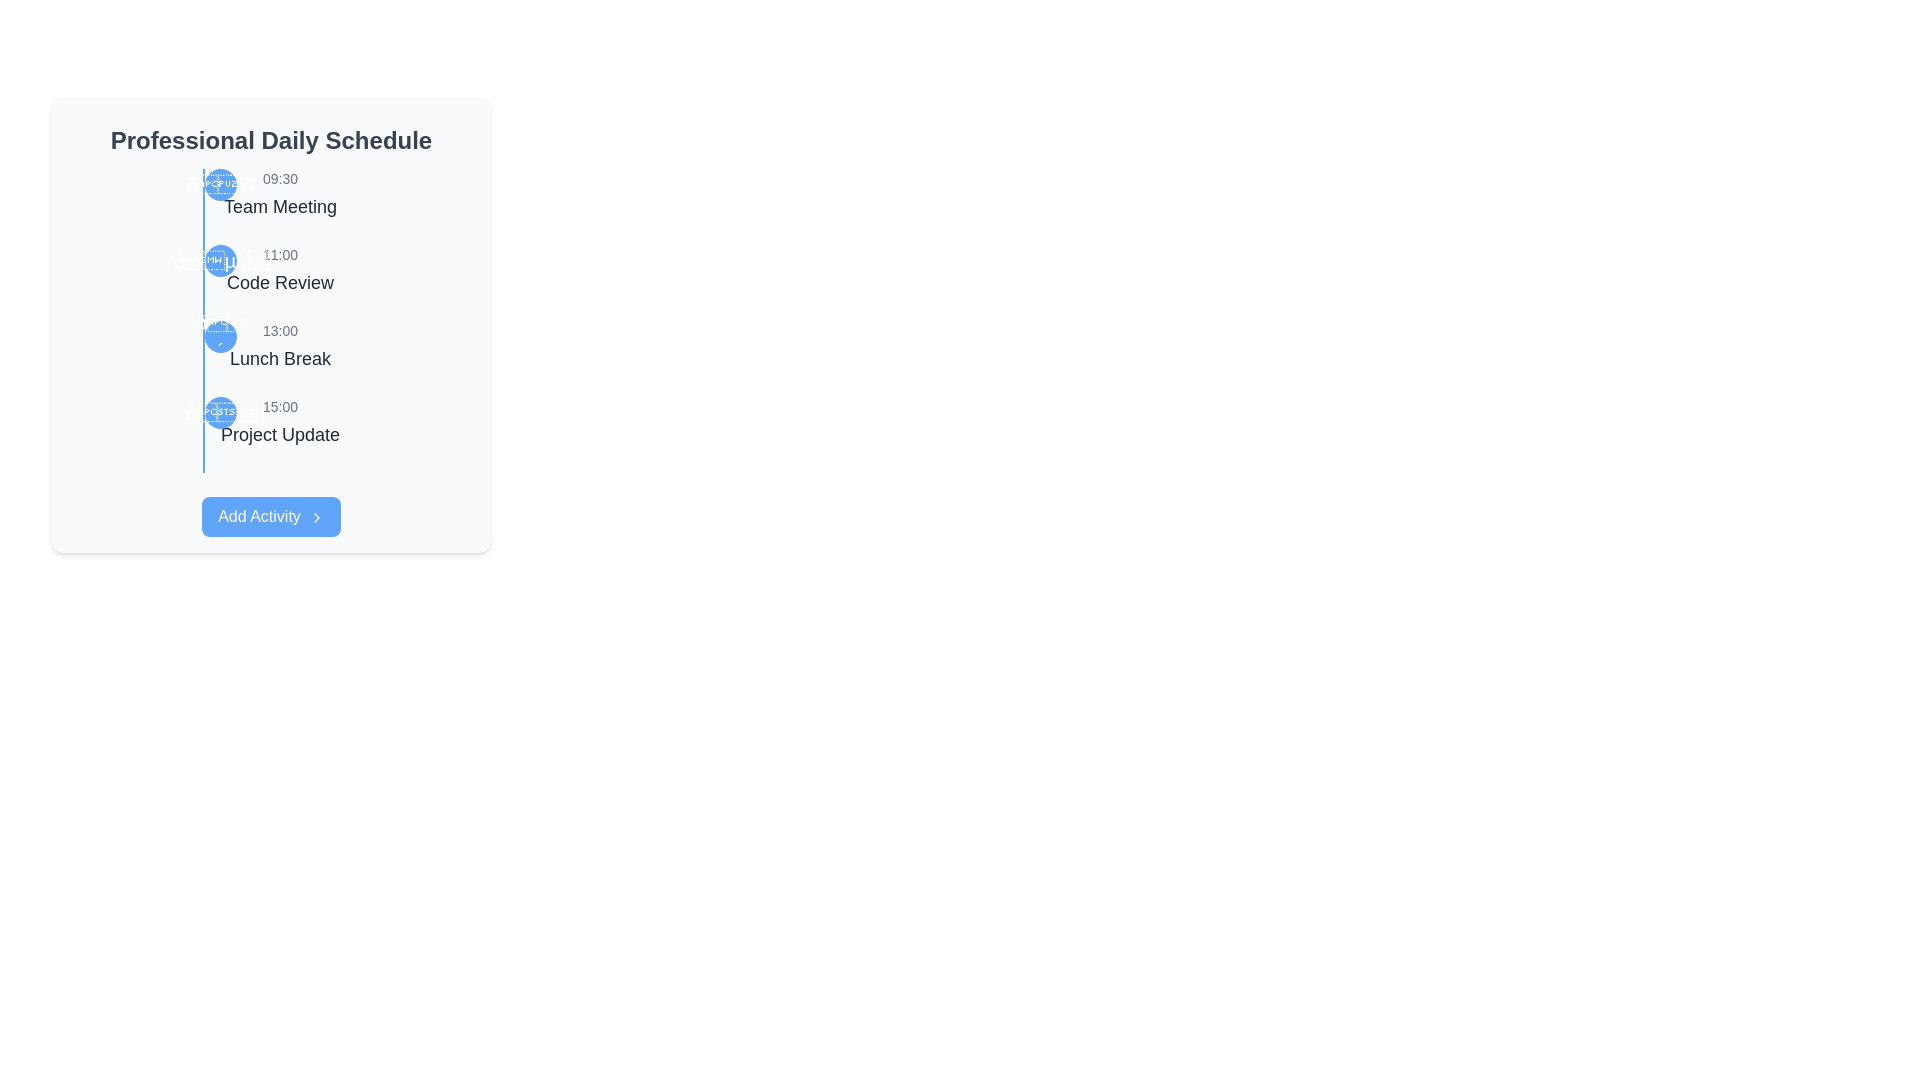 This screenshot has height=1080, width=1920. Describe the element at coordinates (279, 346) in the screenshot. I see `the third list item in the 'Professional Daily Schedule' timeline, which displays '13:00' for time and 'Lunch Break' for description, with a blue circular icon containing a white emoji on the left` at that location.